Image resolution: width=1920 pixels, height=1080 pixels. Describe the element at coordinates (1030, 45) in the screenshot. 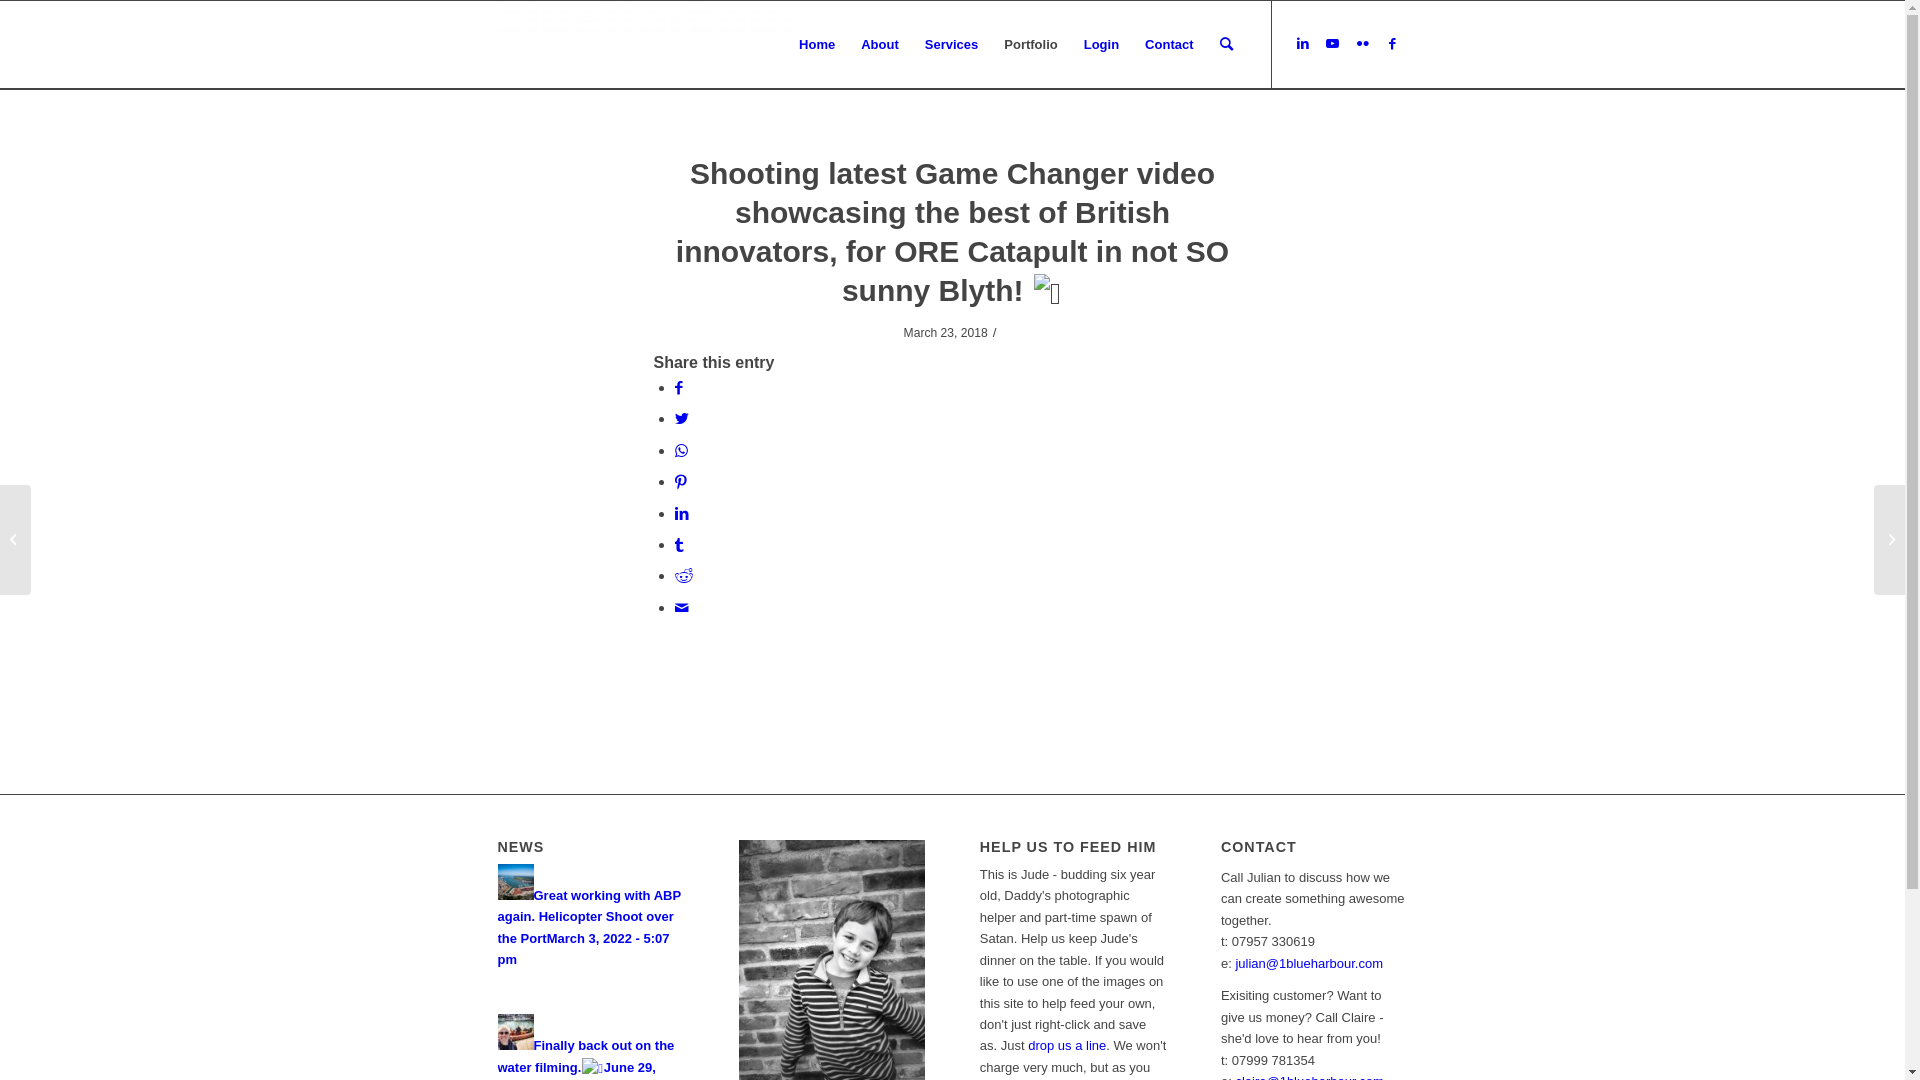

I see `'Portfolio'` at that location.